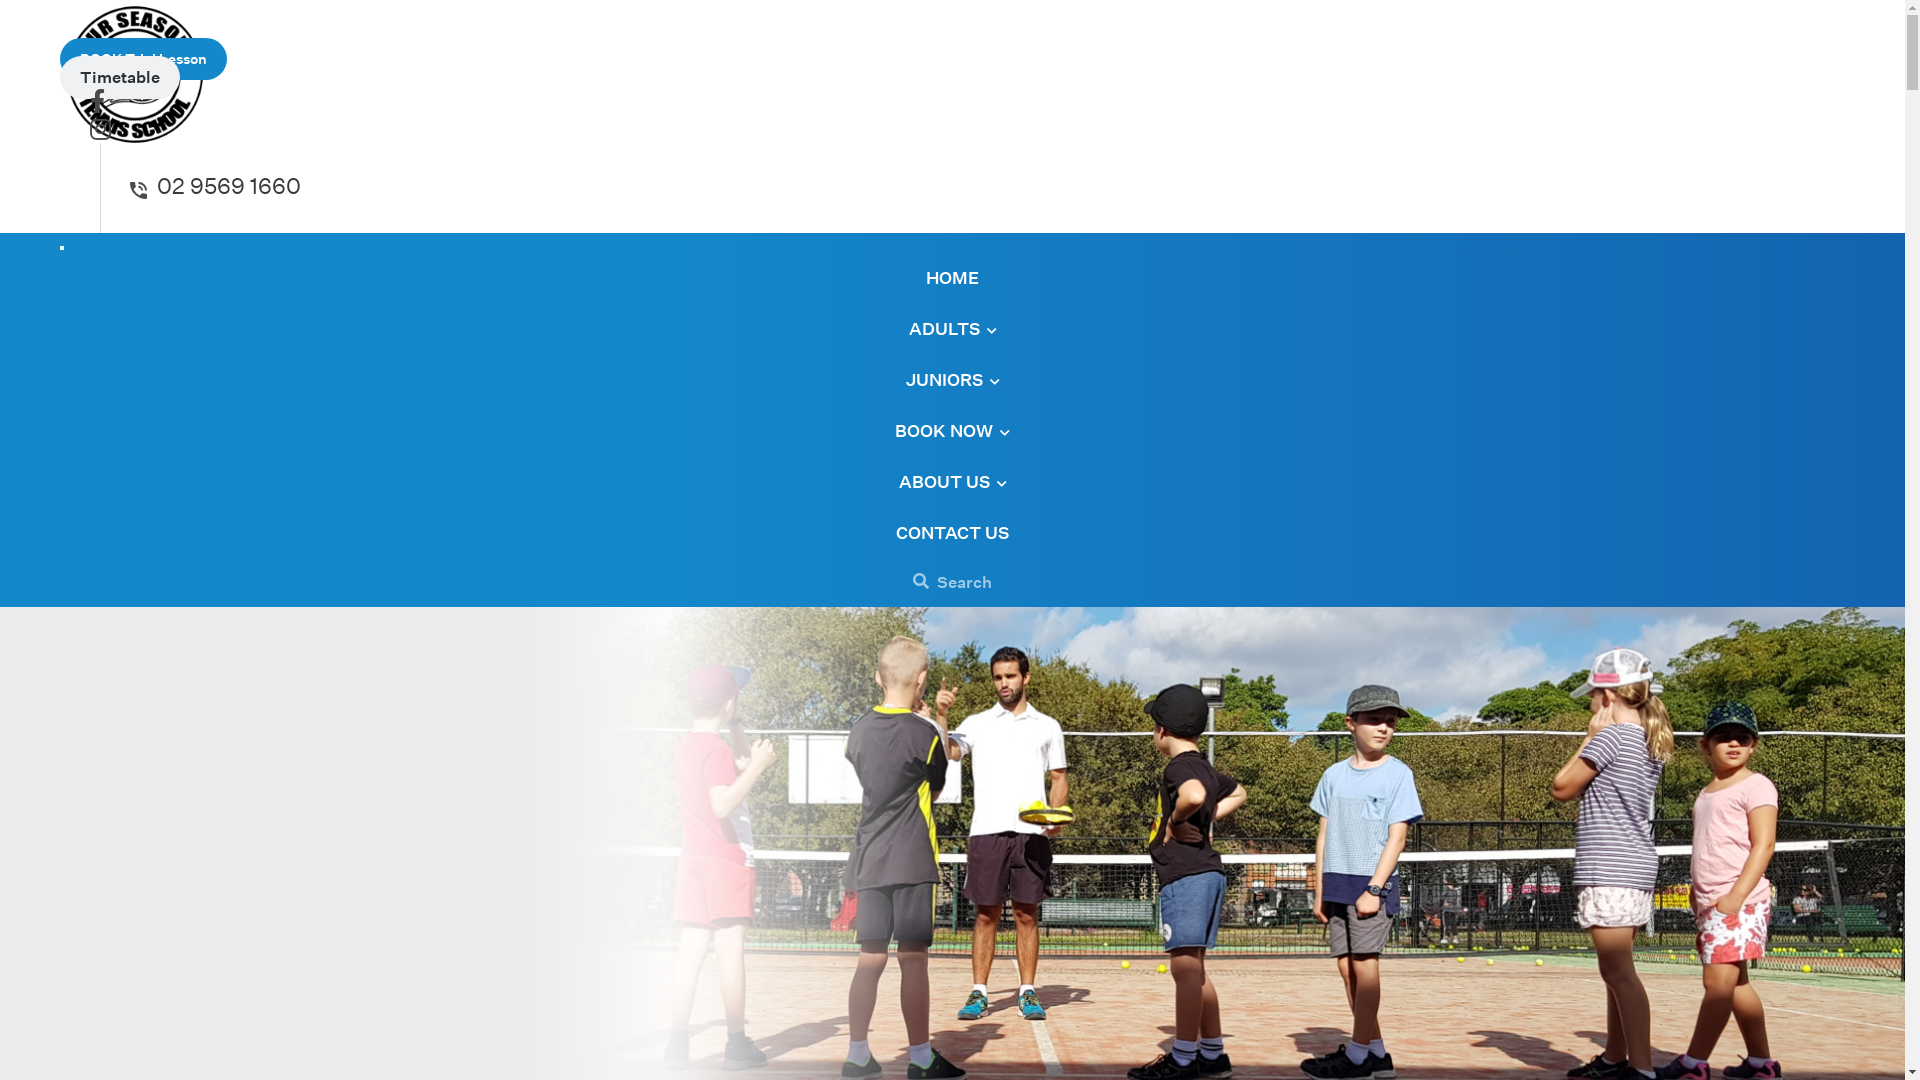 This screenshot has width=1920, height=1080. What do you see at coordinates (951, 531) in the screenshot?
I see `'CONTACT US'` at bounding box center [951, 531].